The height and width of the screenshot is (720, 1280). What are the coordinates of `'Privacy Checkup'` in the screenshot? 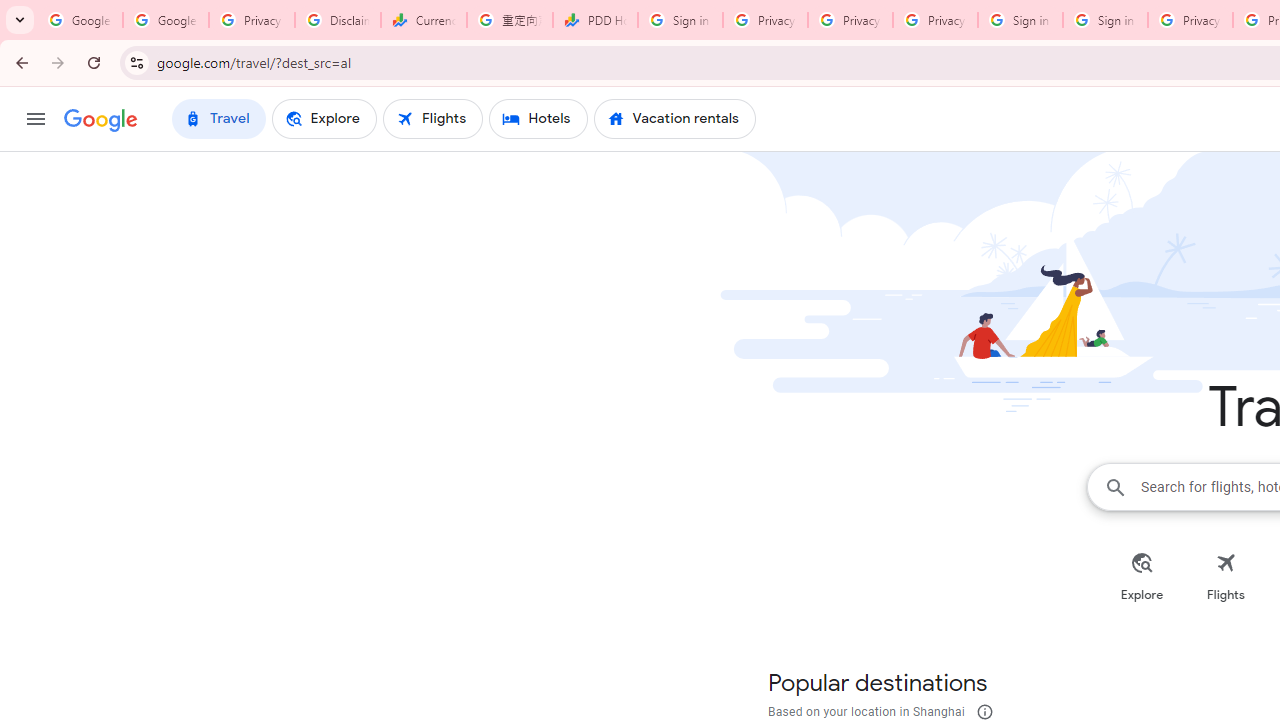 It's located at (850, 20).